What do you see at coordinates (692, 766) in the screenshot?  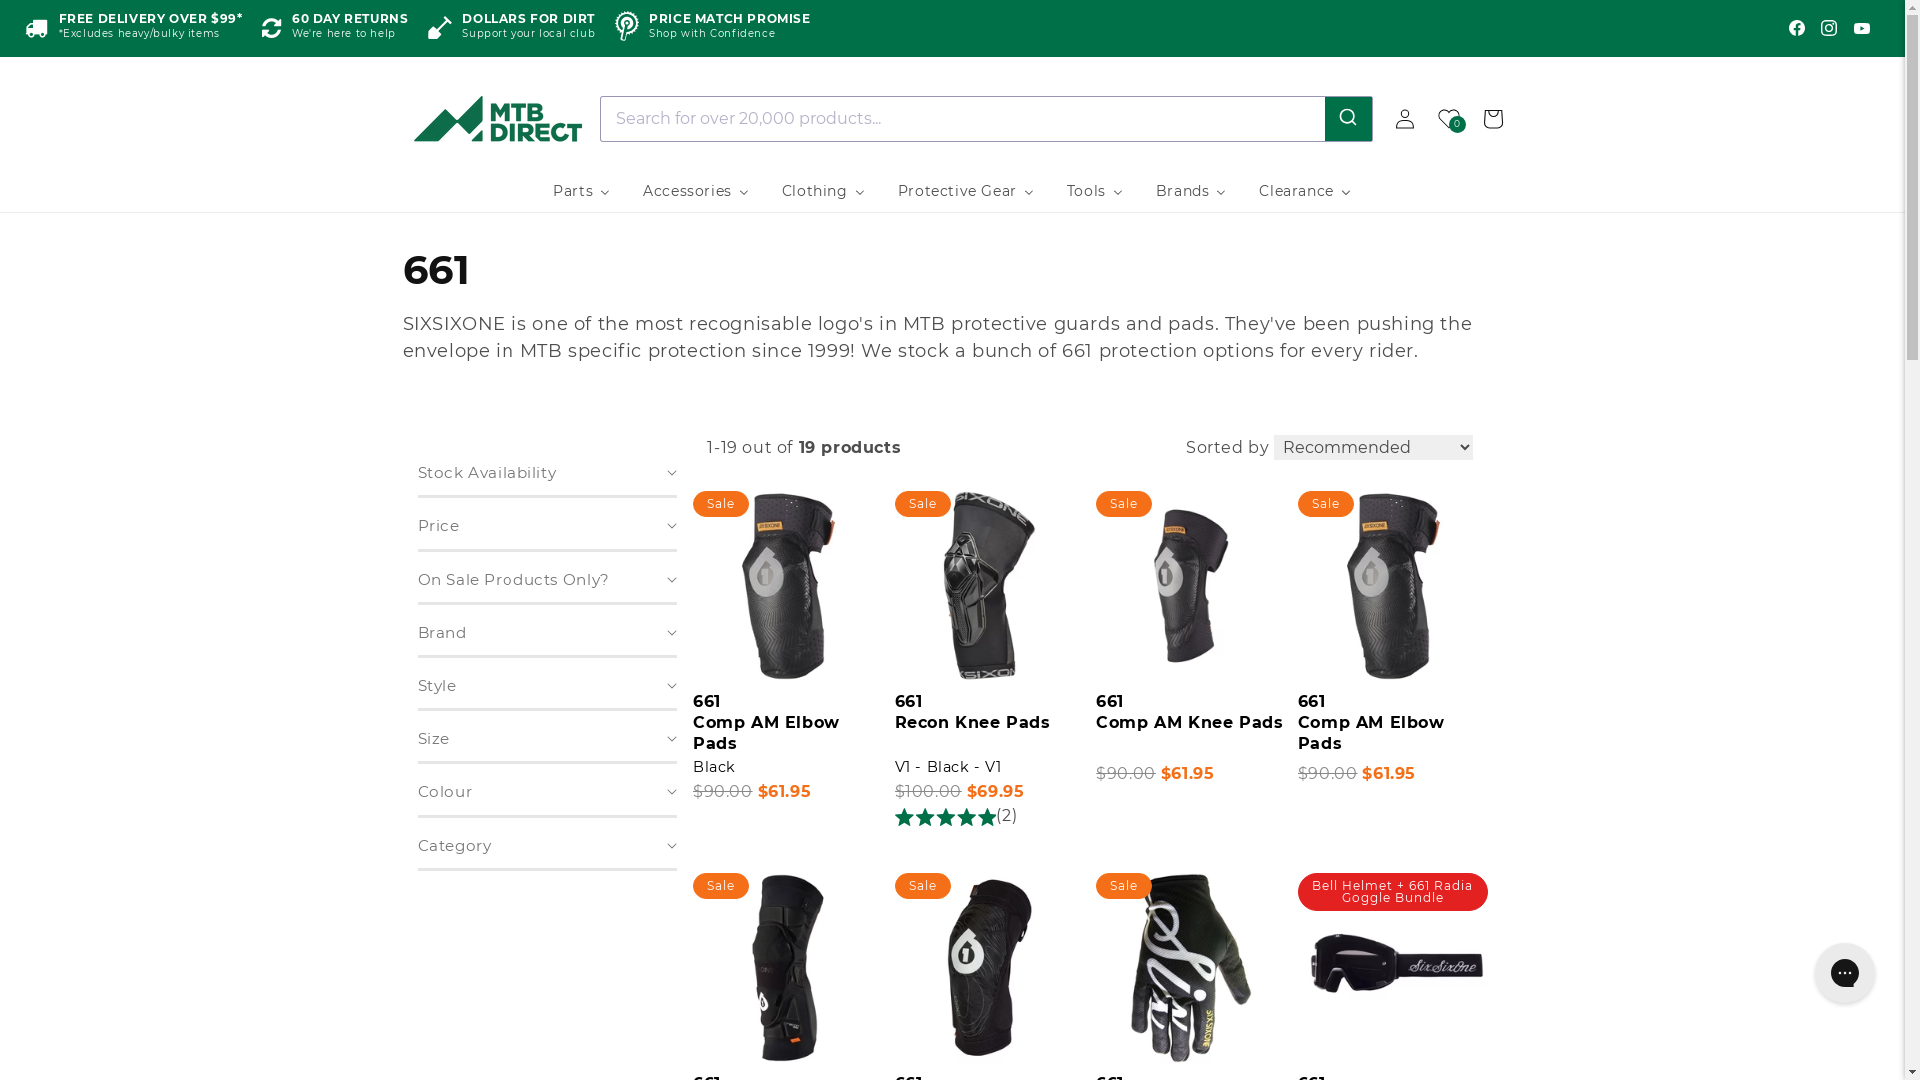 I see `'Black'` at bounding box center [692, 766].